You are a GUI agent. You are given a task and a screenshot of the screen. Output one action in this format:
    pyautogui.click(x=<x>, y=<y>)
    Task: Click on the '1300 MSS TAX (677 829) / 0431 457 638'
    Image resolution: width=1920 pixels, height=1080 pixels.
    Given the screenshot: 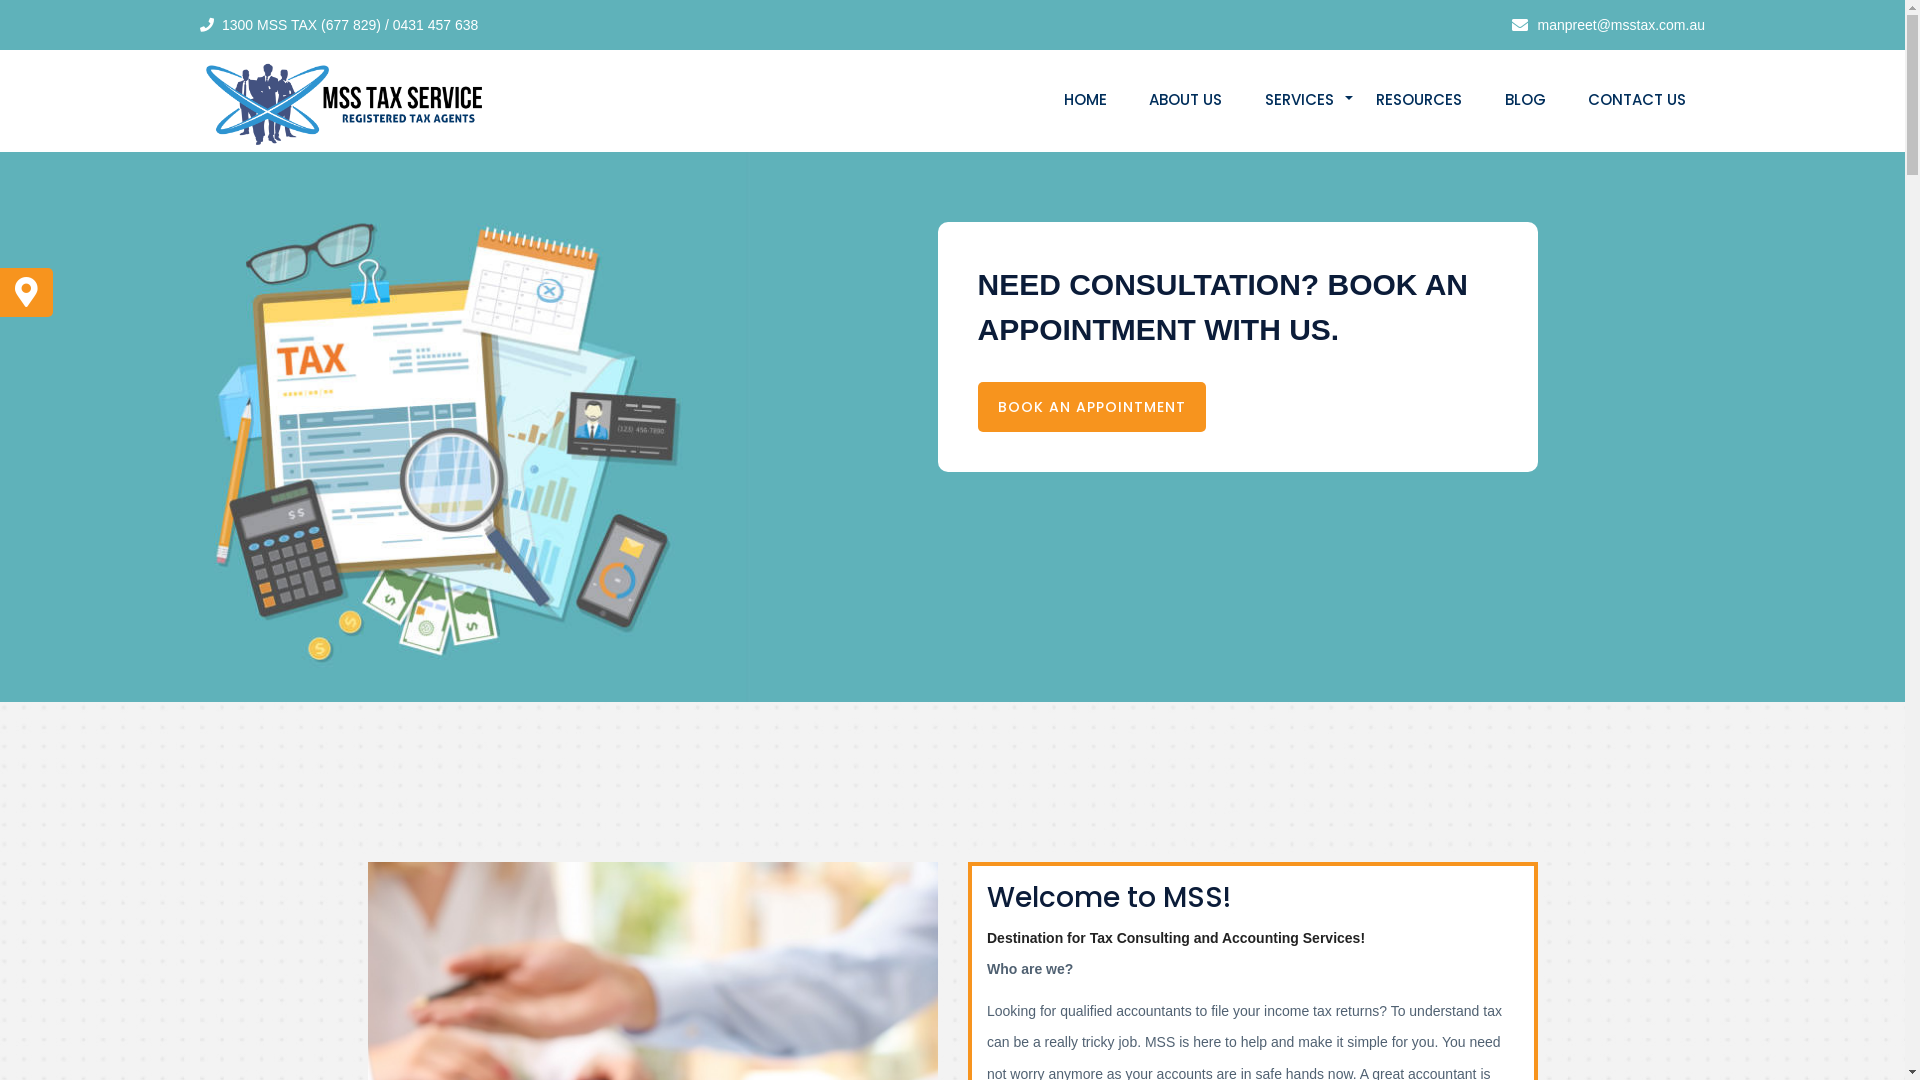 What is the action you would take?
    pyautogui.click(x=350, y=24)
    